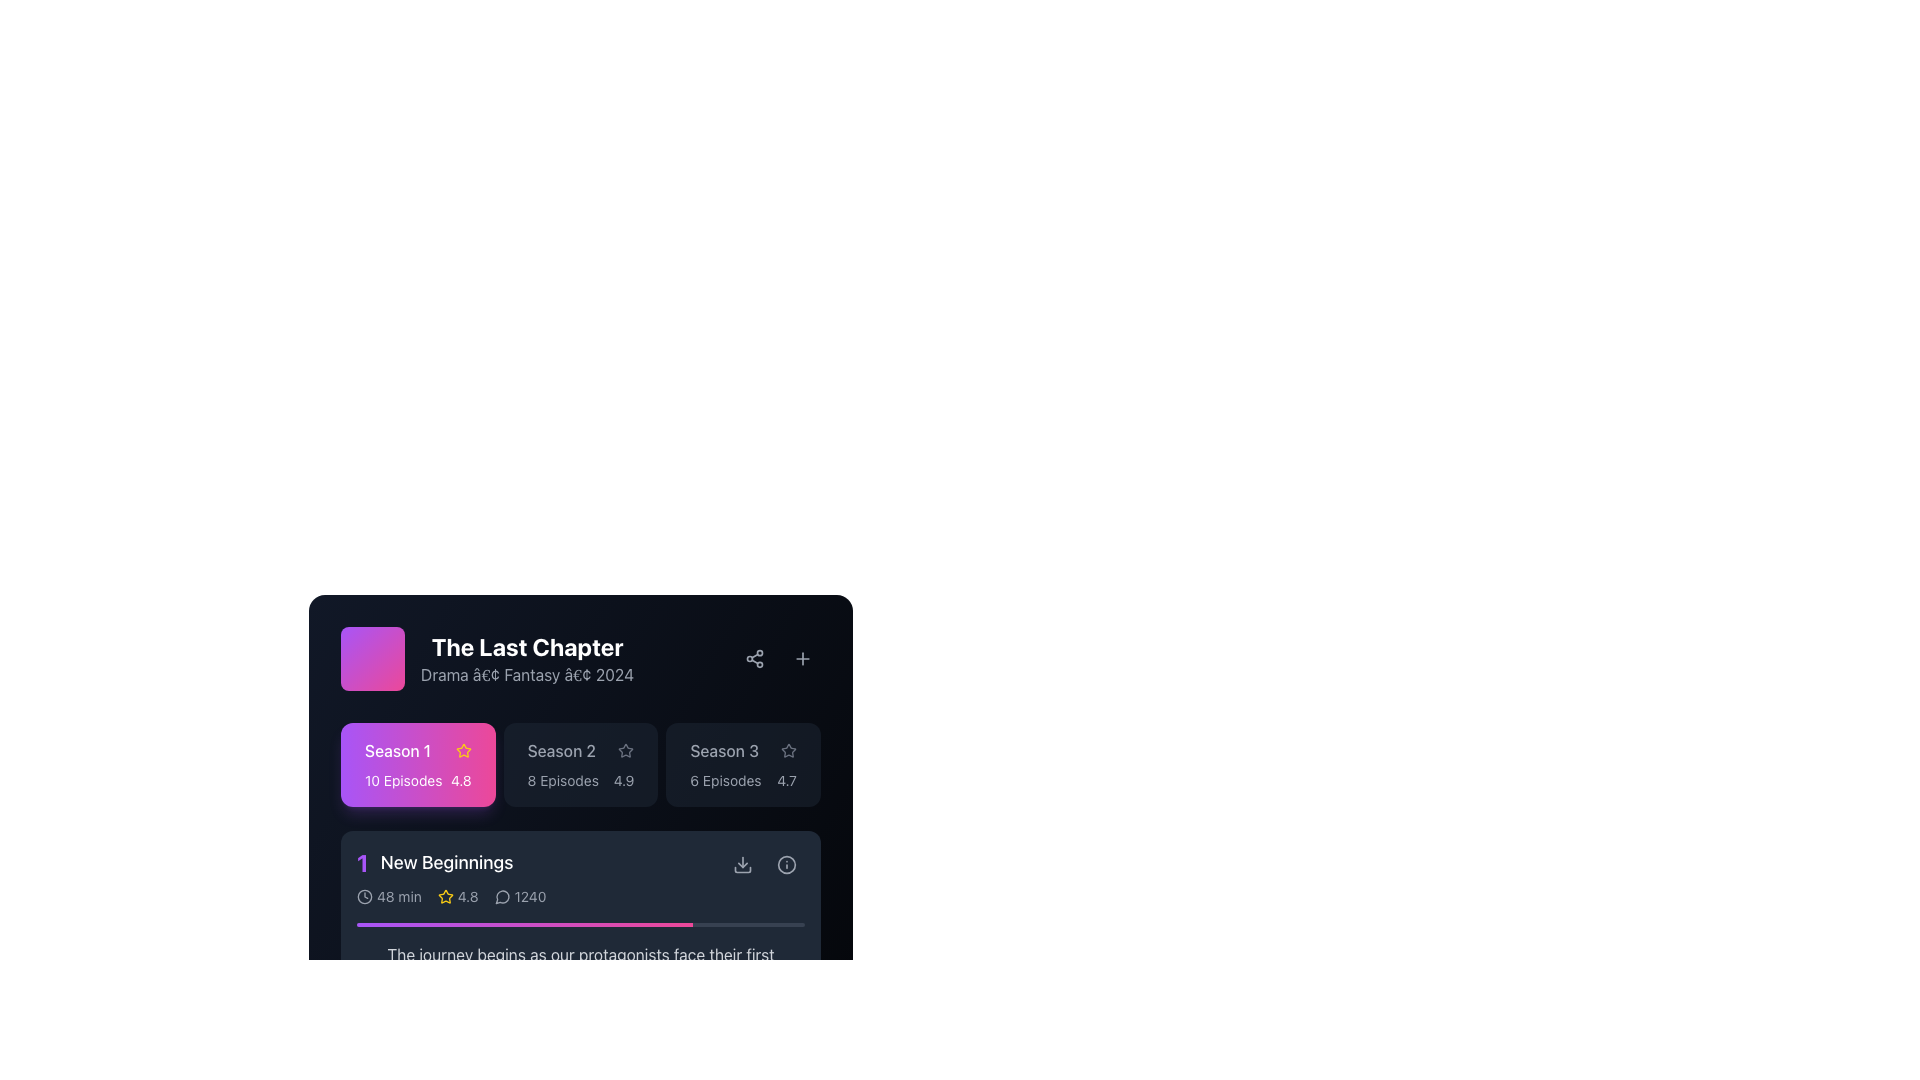 The image size is (1920, 1080). What do you see at coordinates (527, 647) in the screenshot?
I see `the Text Display element that shows 'The Last Chapter' in bold white font, positioned prominently on a dark background` at bounding box center [527, 647].